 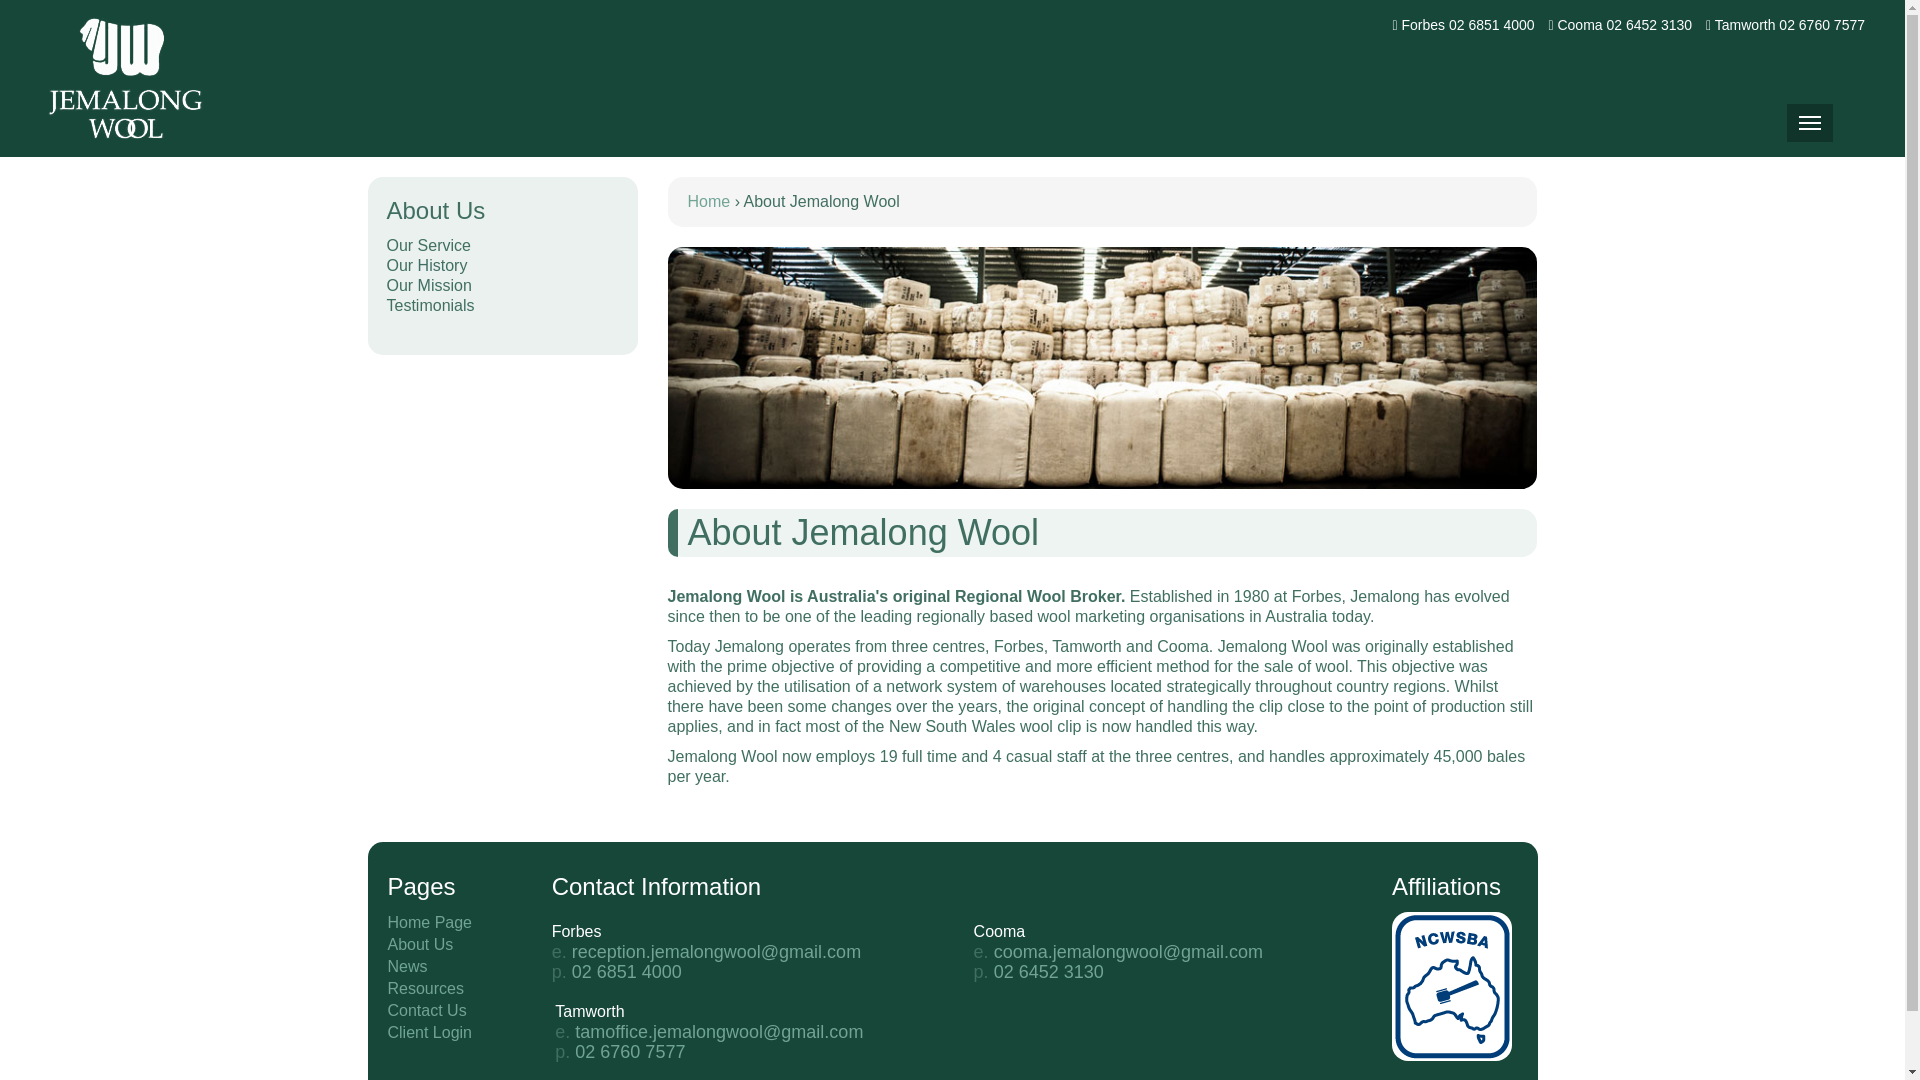 What do you see at coordinates (385, 305) in the screenshot?
I see `'Testimonials'` at bounding box center [385, 305].